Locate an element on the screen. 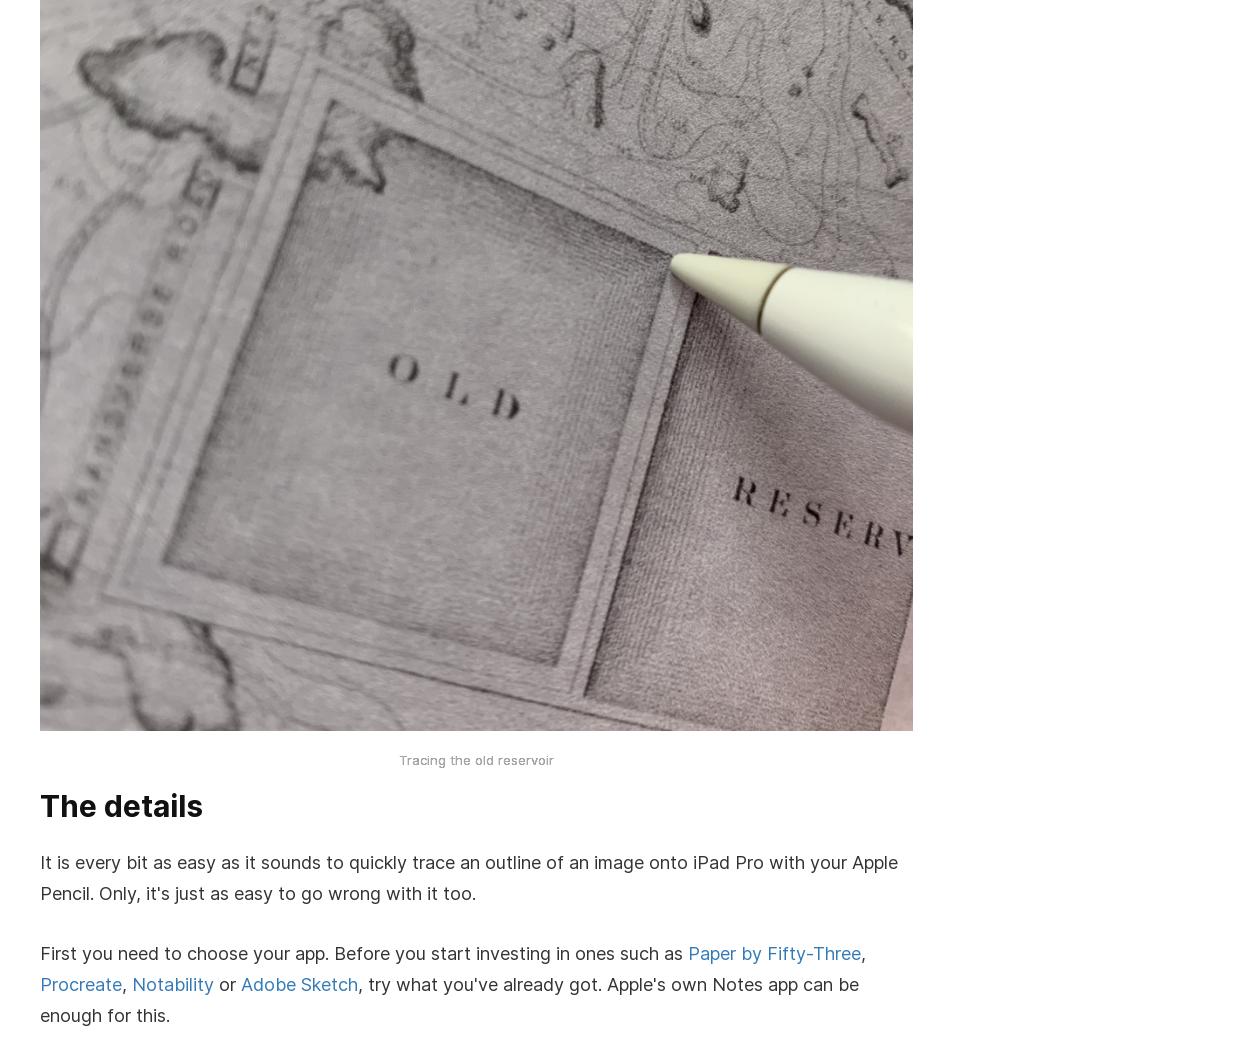  'First you need to choose your app. Before you start investing in ones such as' is located at coordinates (40, 952).